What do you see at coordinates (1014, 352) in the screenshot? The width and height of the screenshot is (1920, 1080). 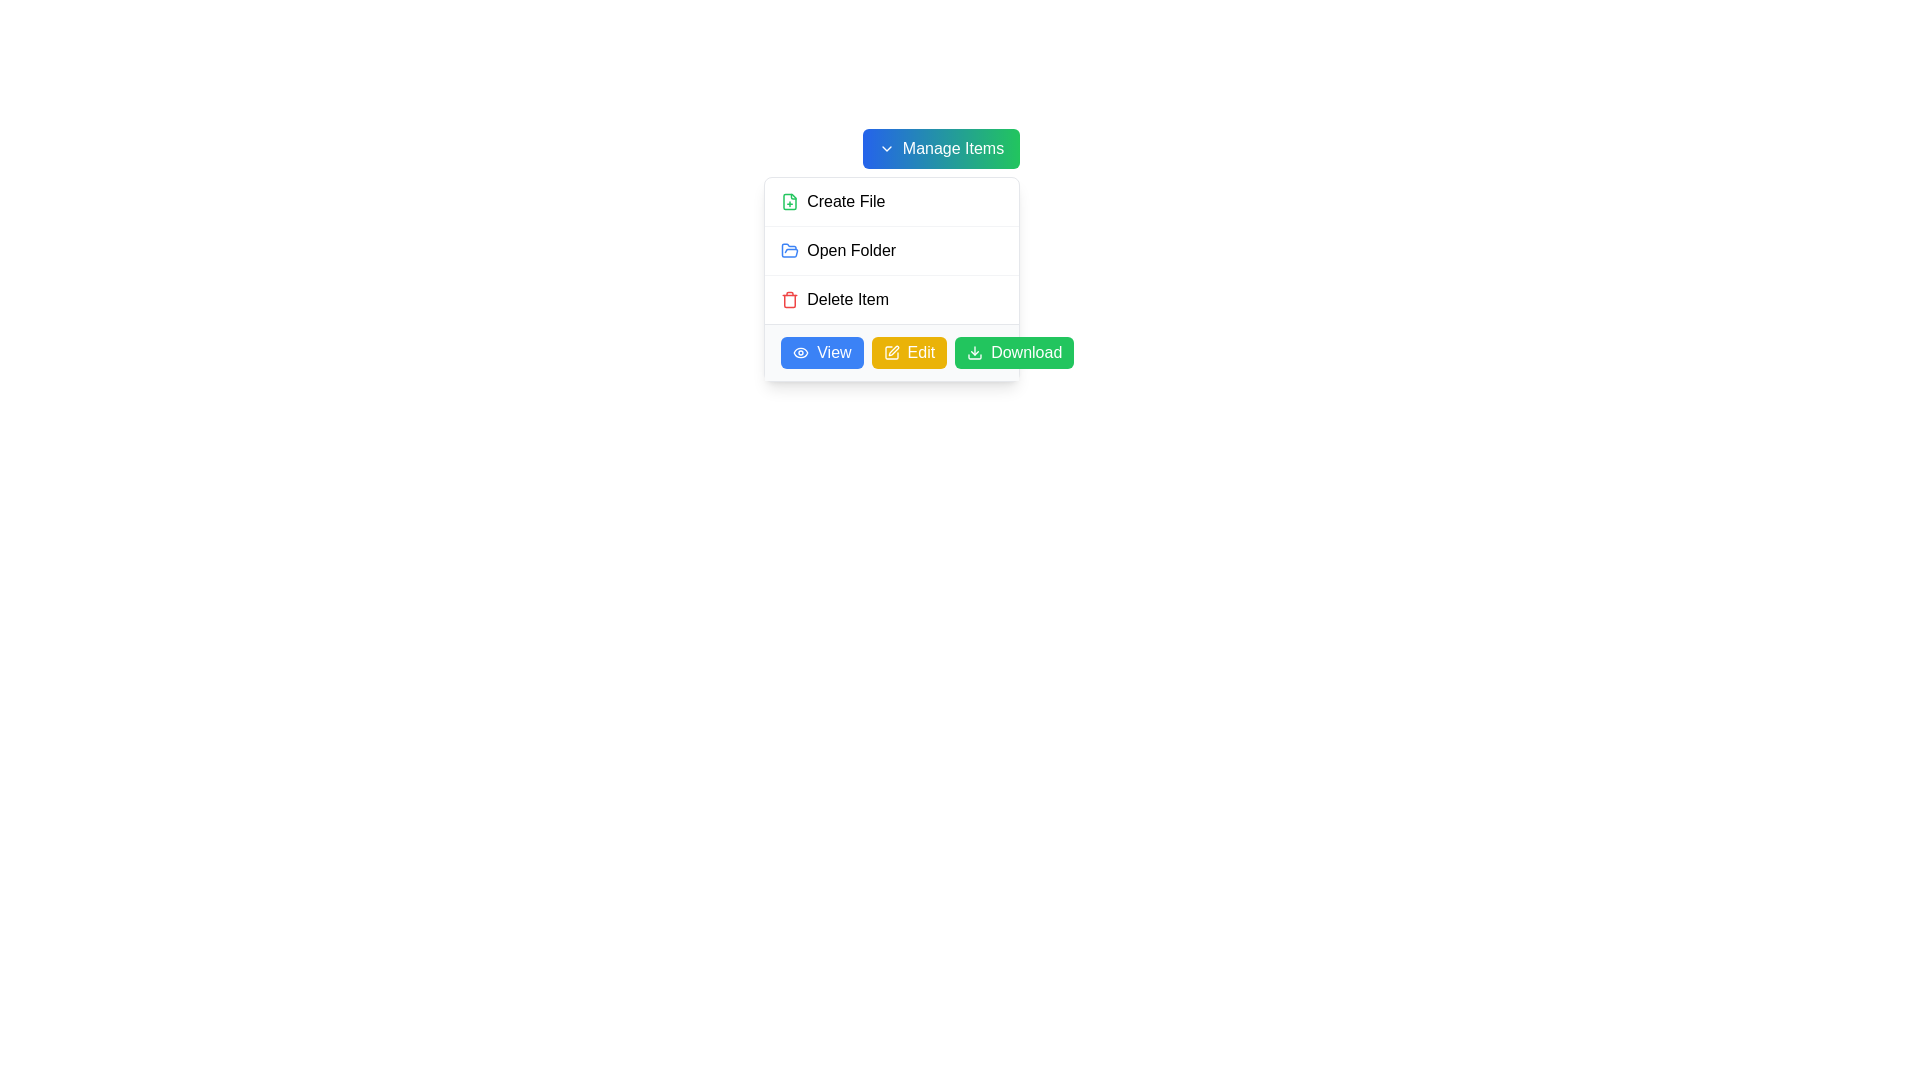 I see `the 'Download' button, which is the third button in a horizontal row at the bottom of the panel, to initiate the download process` at bounding box center [1014, 352].